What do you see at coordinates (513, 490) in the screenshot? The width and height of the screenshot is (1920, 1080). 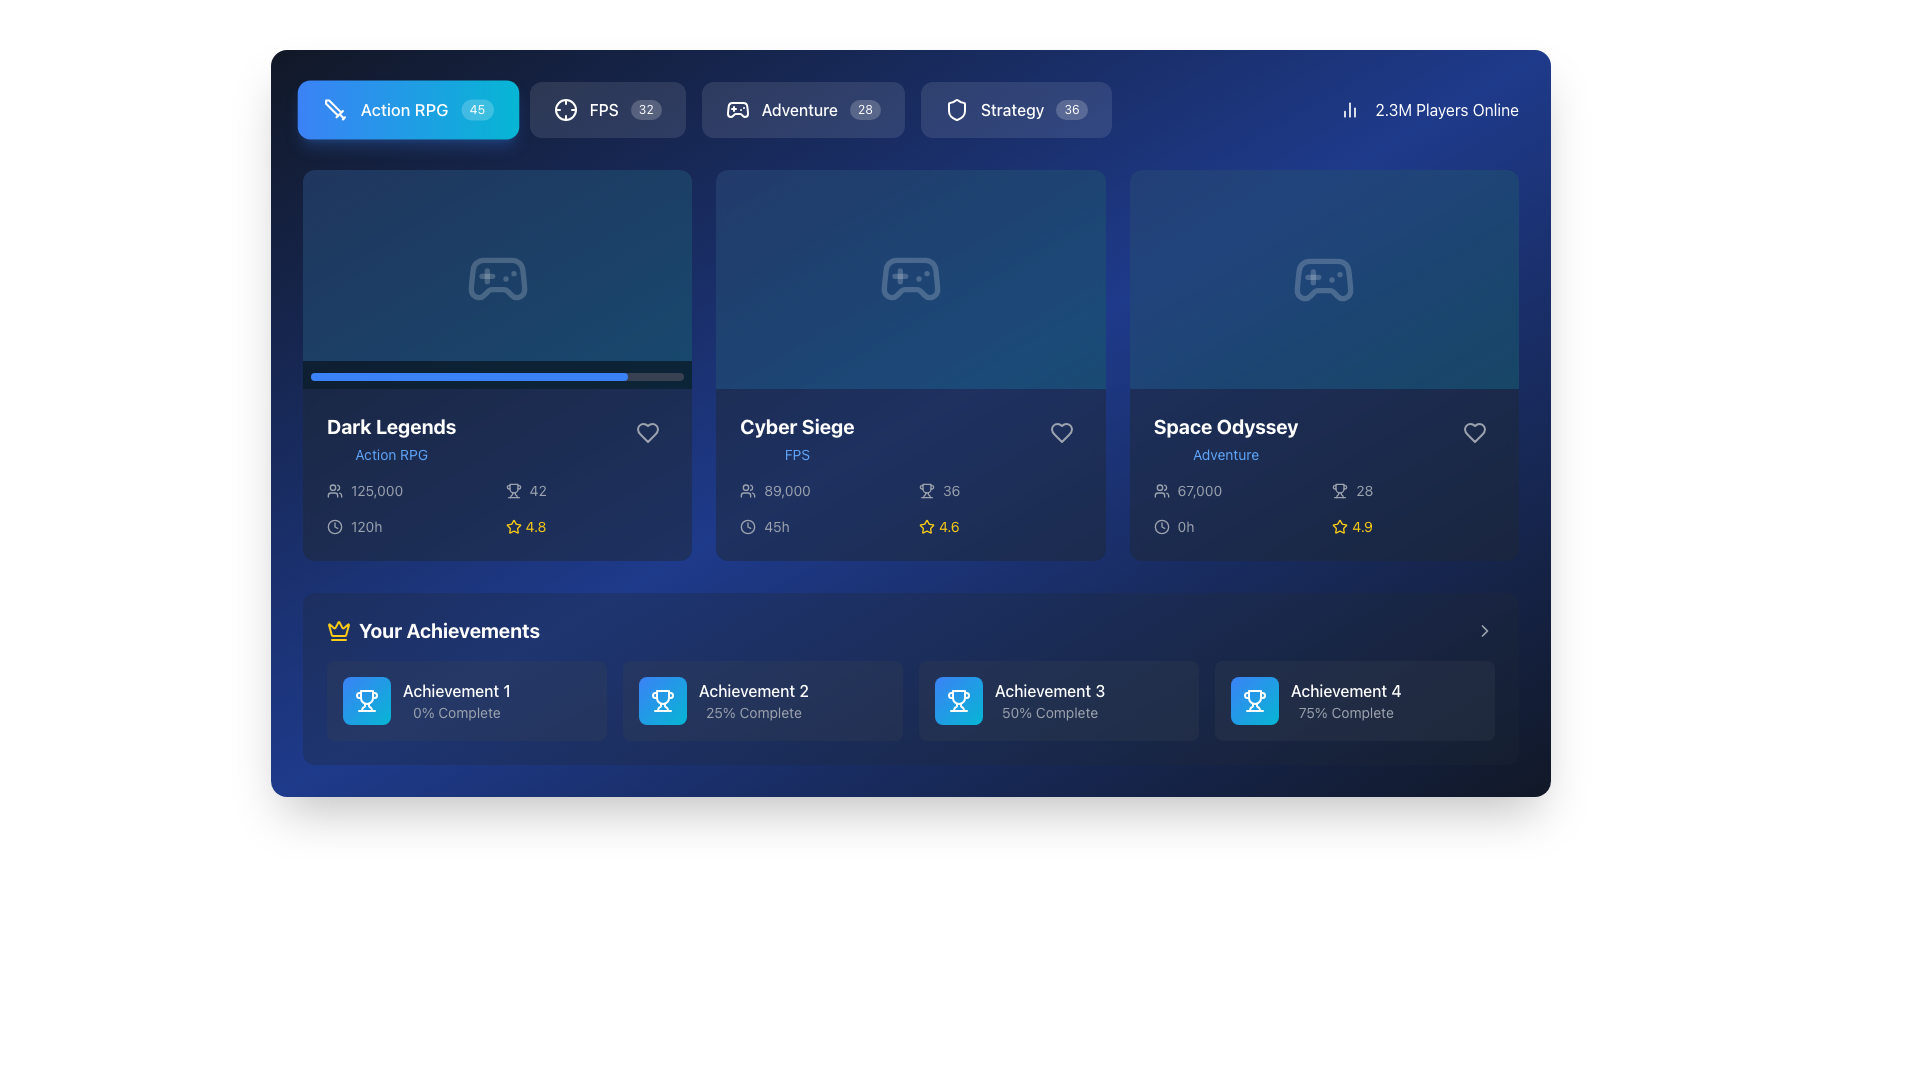 I see `the trophy icon representing the achievement count in the 'Dark Legends' card, located to the left of the number '42'` at bounding box center [513, 490].